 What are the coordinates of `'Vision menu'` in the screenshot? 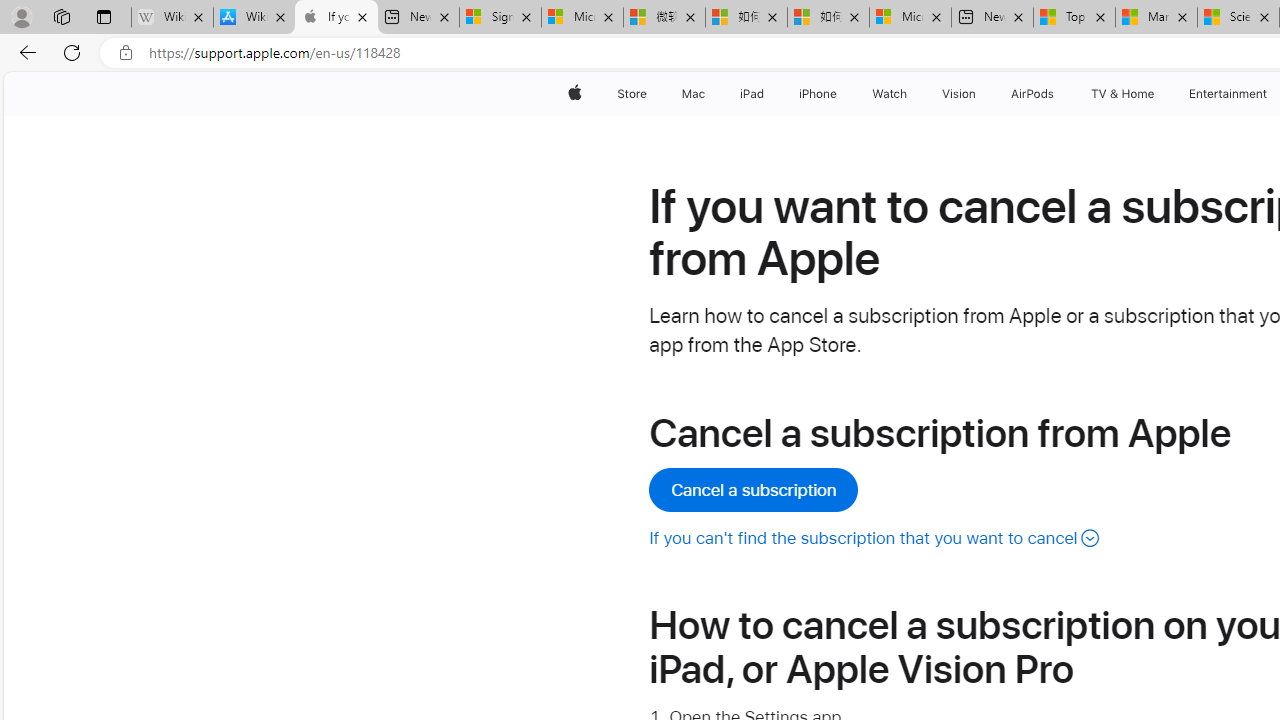 It's located at (980, 93).